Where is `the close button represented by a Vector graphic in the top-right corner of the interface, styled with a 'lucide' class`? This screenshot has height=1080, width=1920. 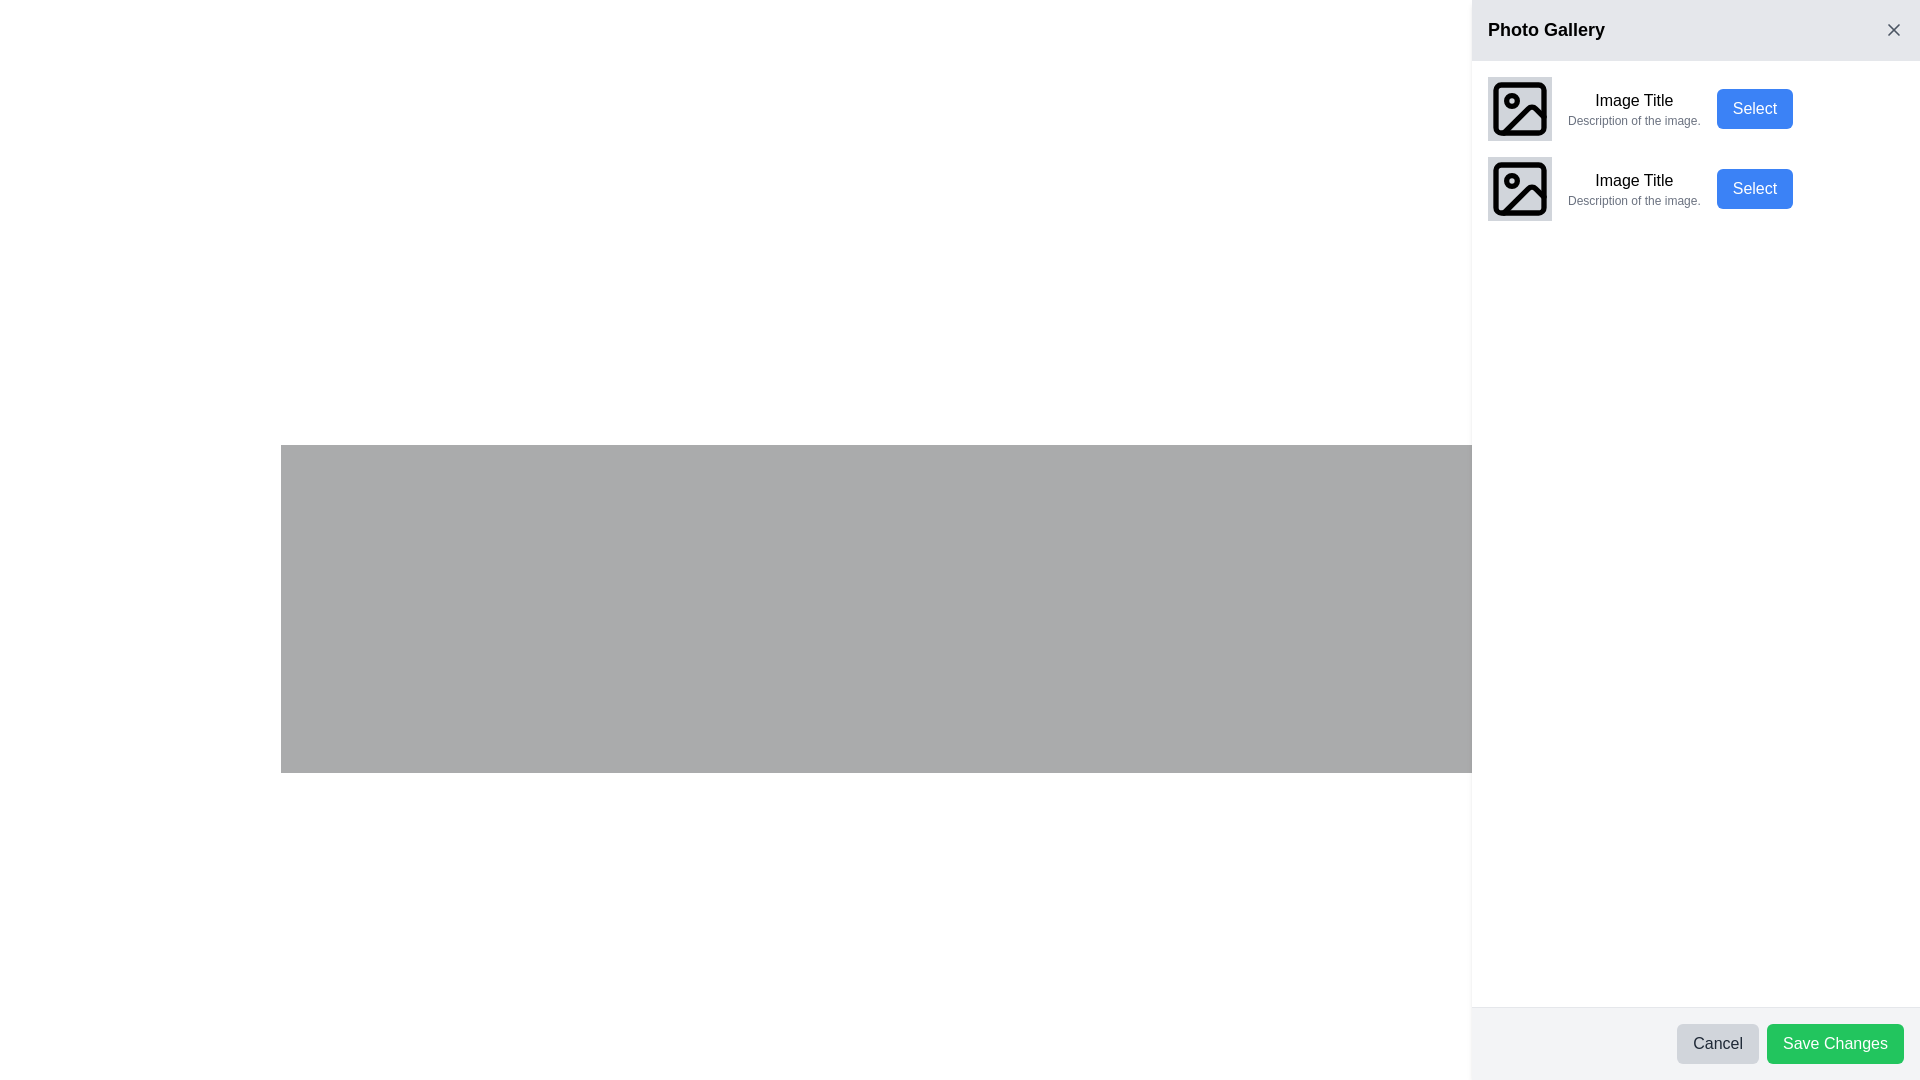 the close button represented by a Vector graphic in the top-right corner of the interface, styled with a 'lucide' class is located at coordinates (1893, 30).